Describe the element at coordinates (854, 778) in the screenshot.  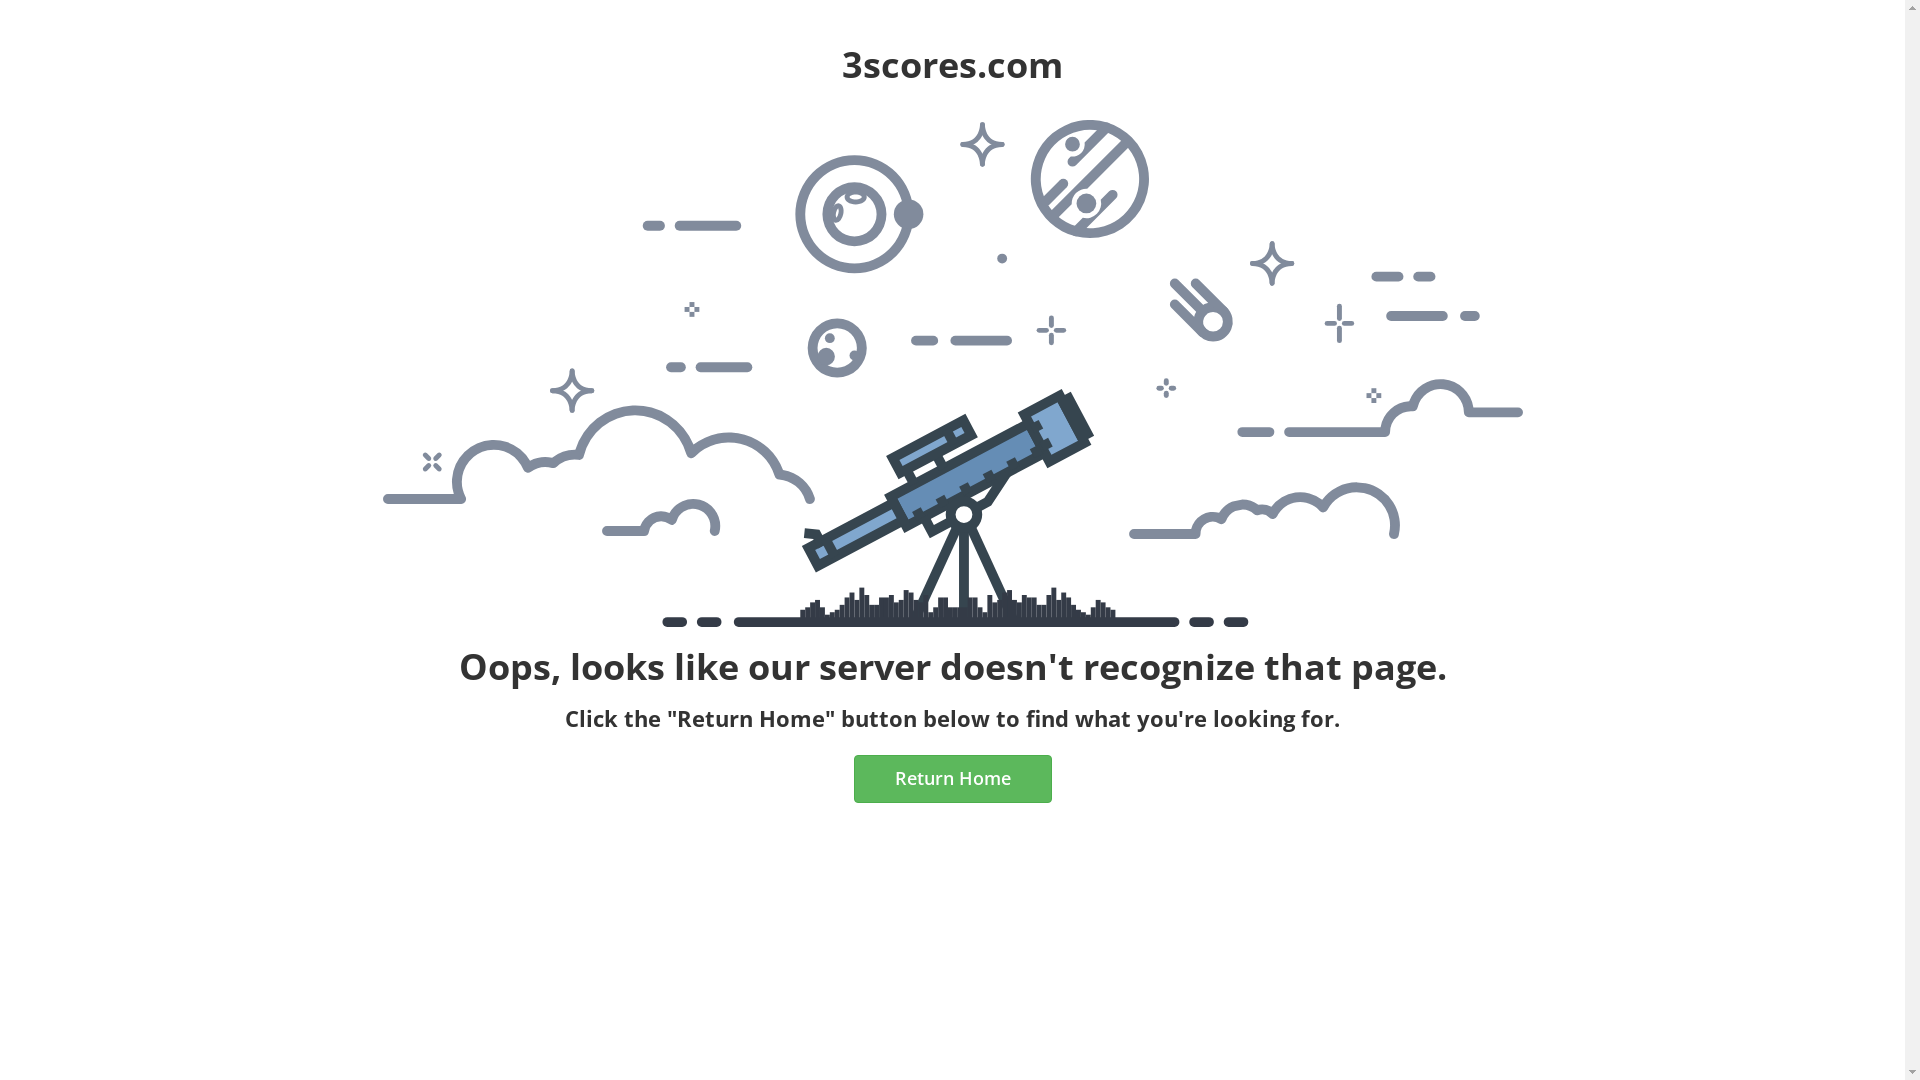
I see `'Return Home'` at that location.